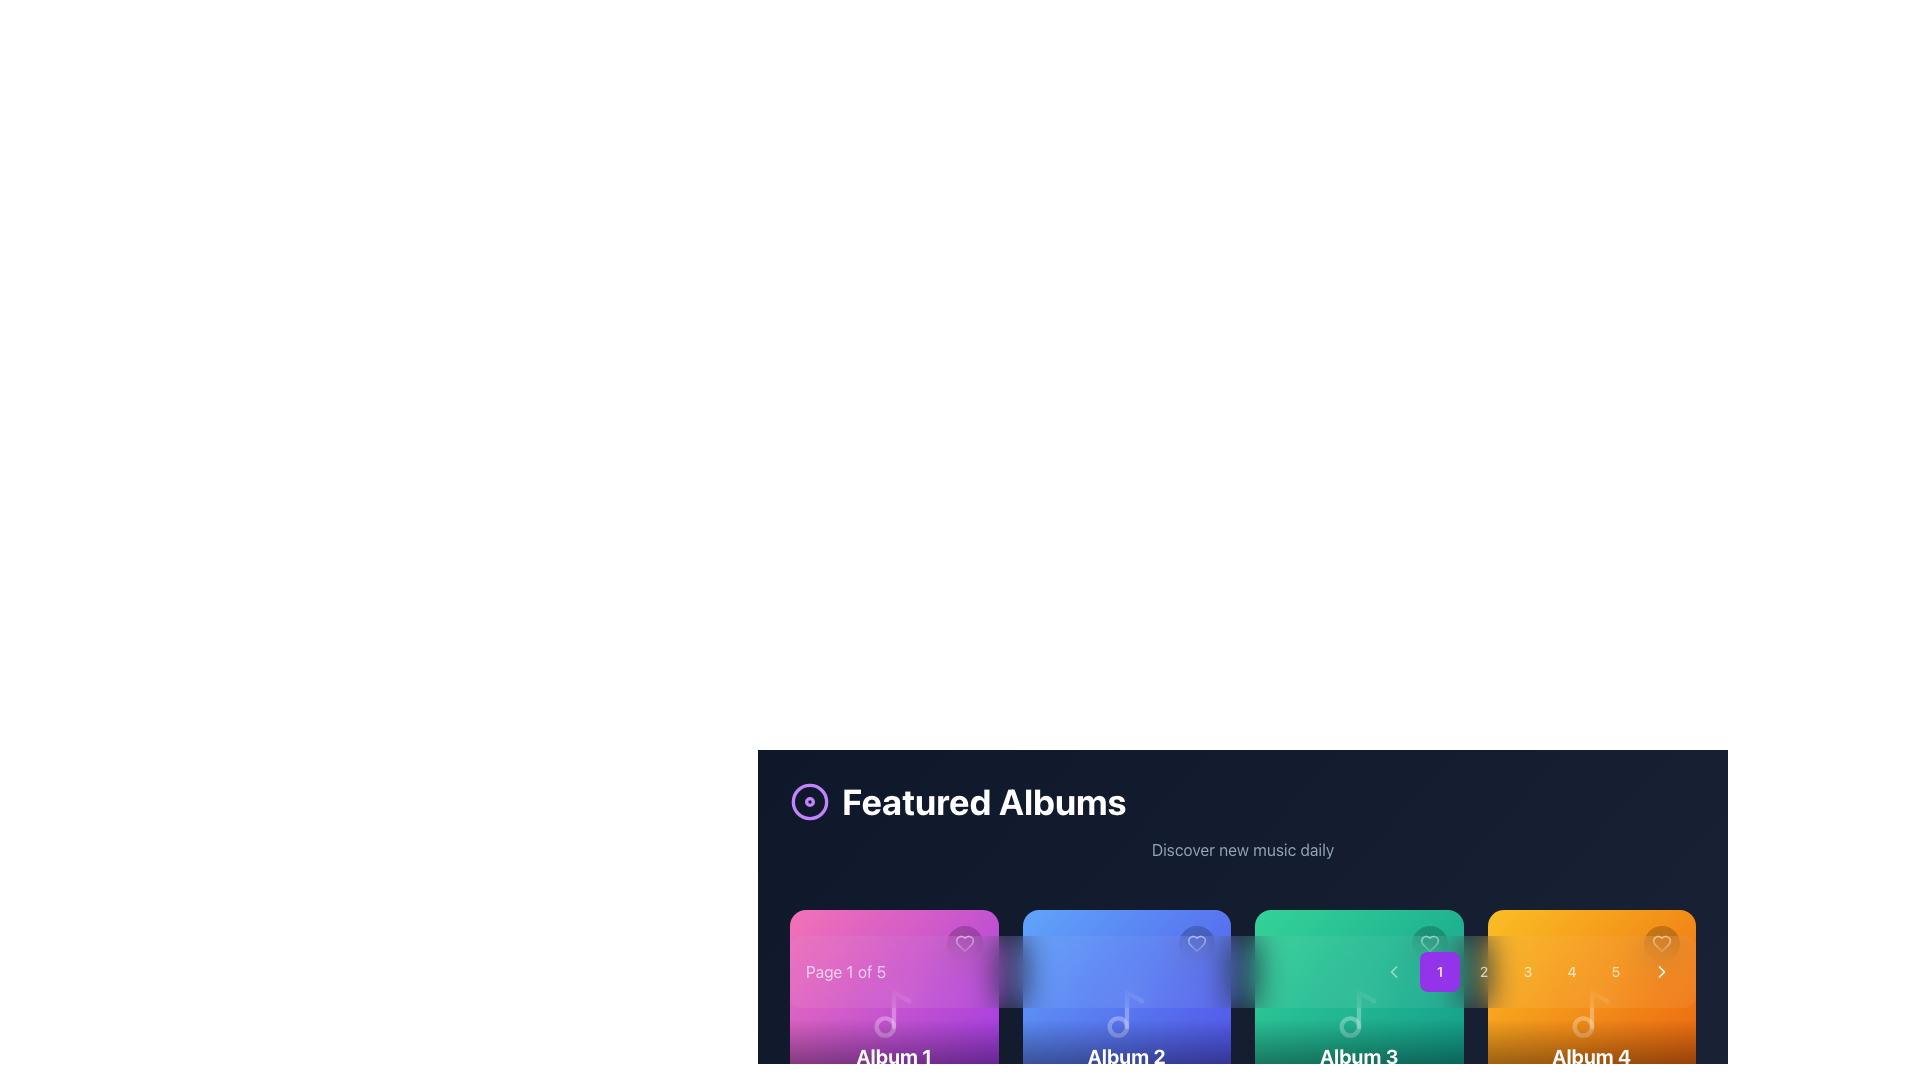  I want to click on the heart icon located in the upper-right corner of the orange-colored card within the 'Featured Albums' grid, so click(1661, 944).